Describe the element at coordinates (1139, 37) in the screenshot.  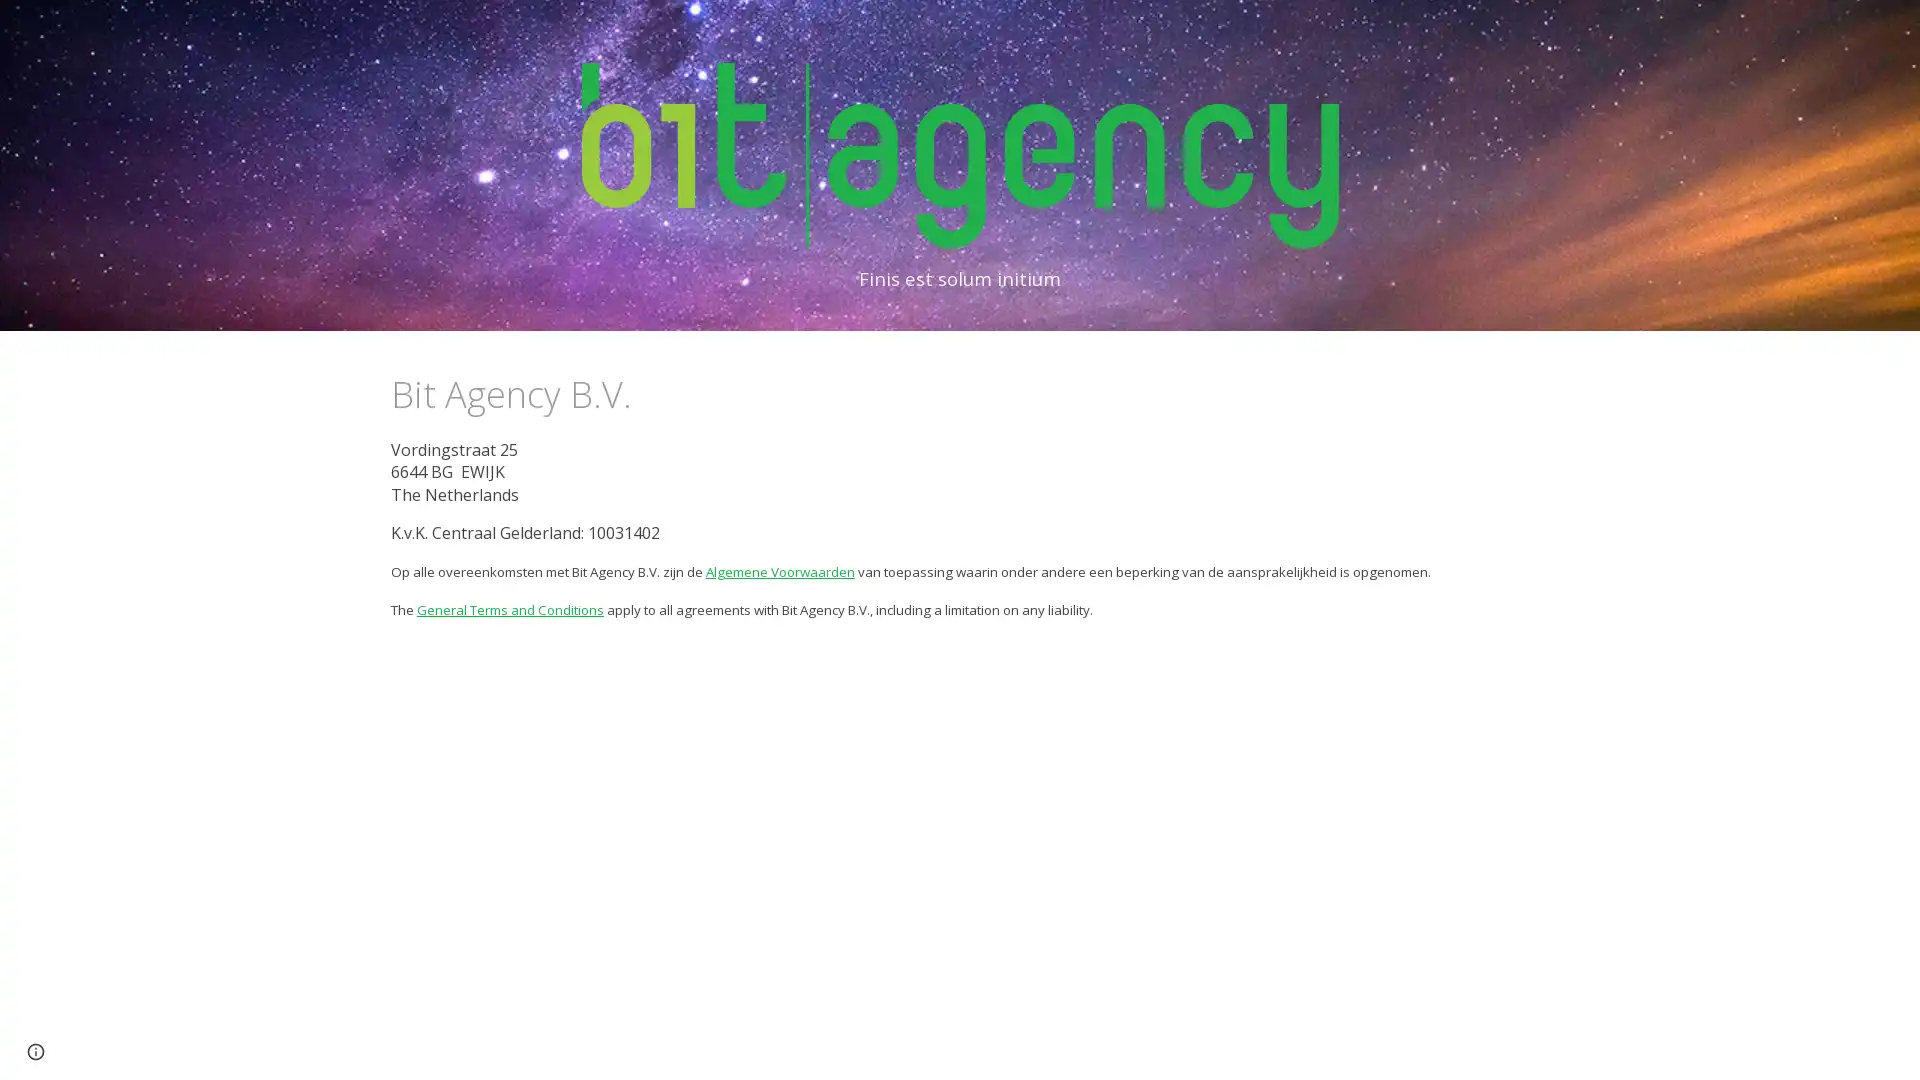
I see `Skip to navigation` at that location.